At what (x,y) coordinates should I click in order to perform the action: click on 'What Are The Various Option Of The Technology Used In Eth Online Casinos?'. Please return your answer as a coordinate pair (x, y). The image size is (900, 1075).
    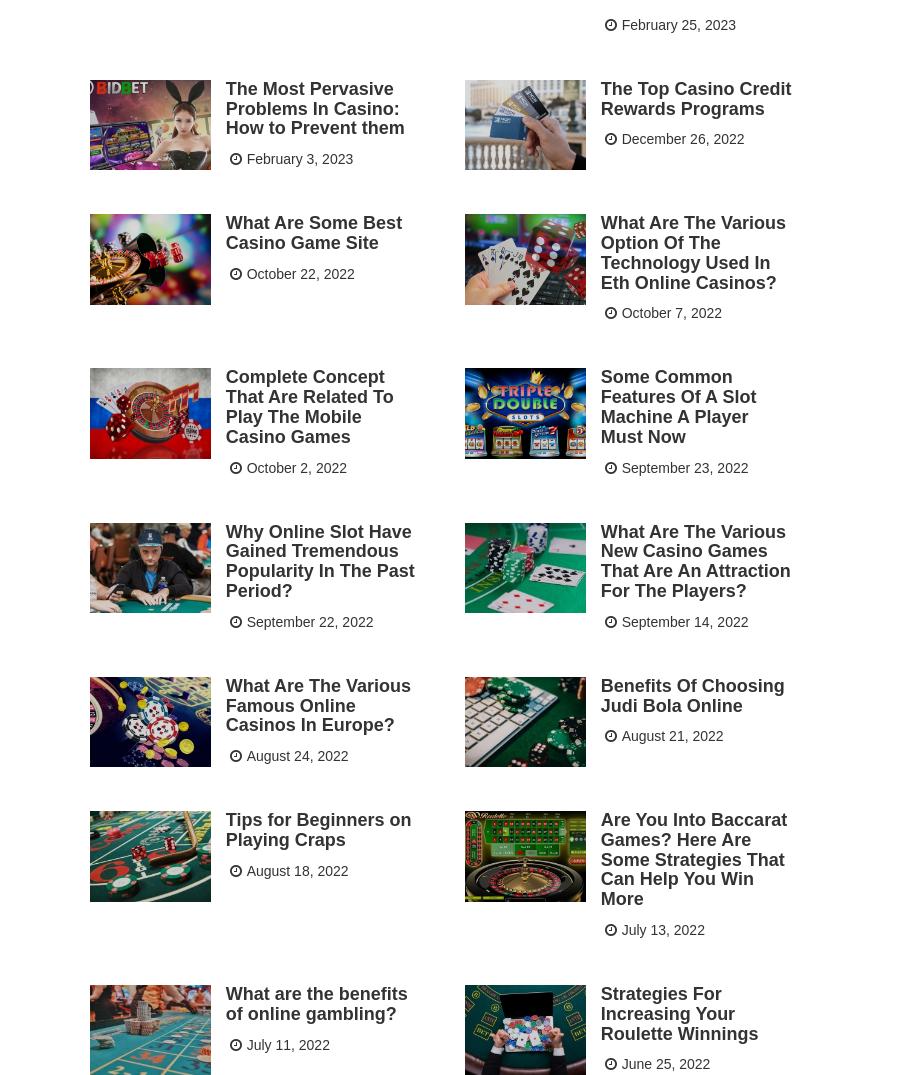
    Looking at the image, I should click on (692, 251).